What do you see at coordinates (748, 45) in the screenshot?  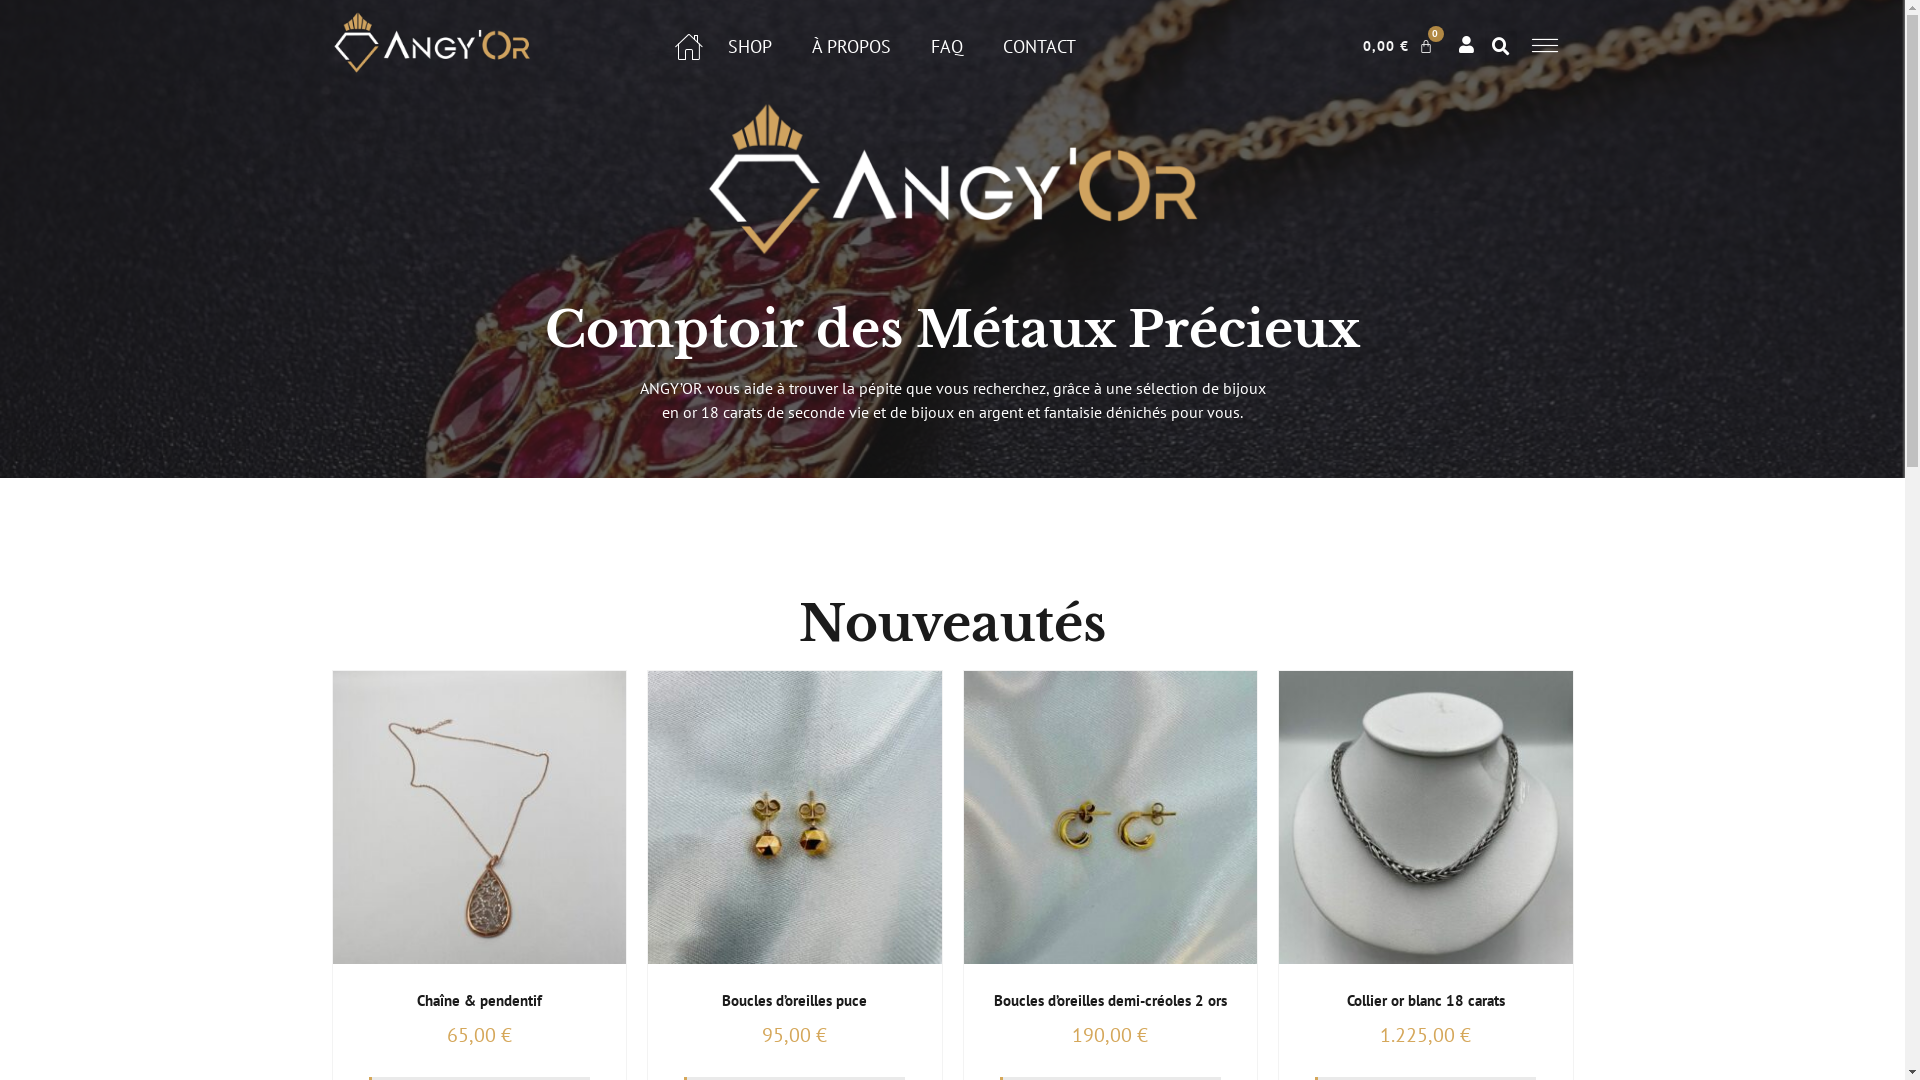 I see `'SHOP'` at bounding box center [748, 45].